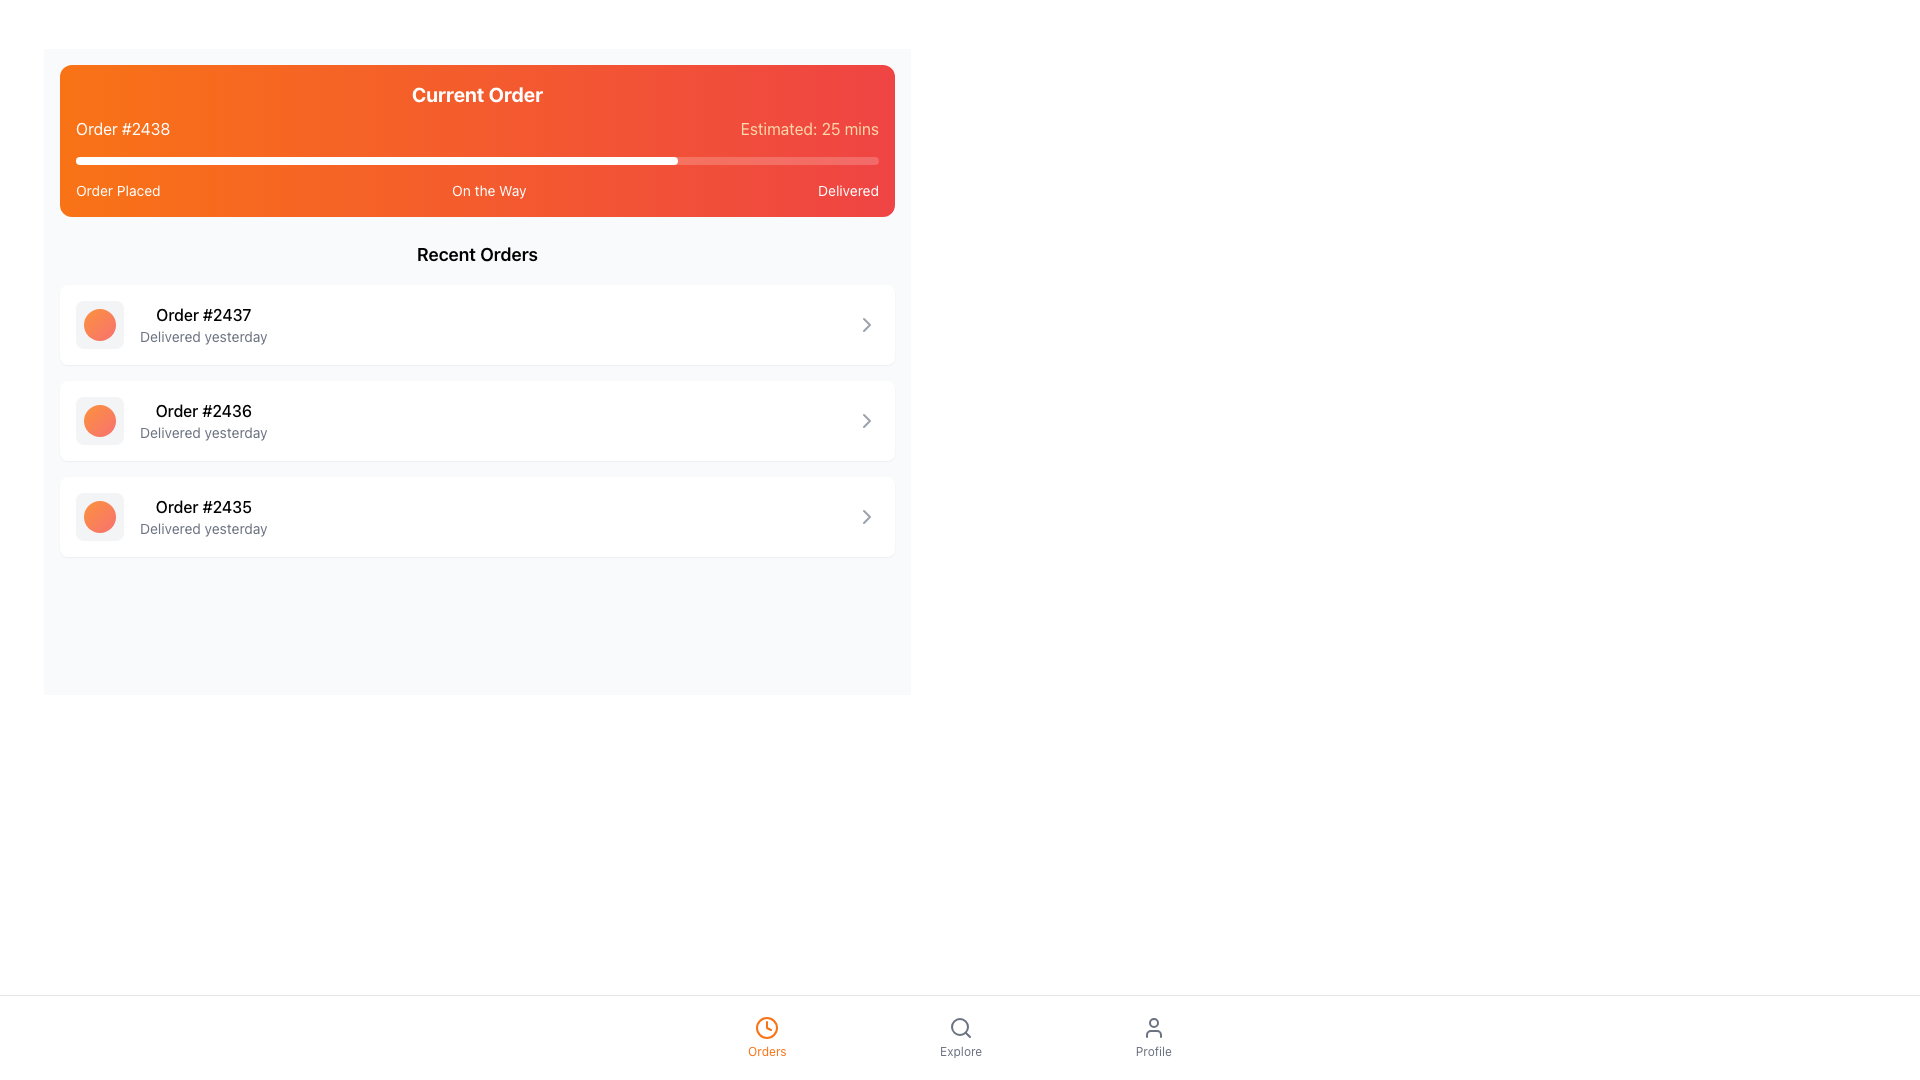 The image size is (1920, 1080). I want to click on the middle entry in the 'Recent Orders' section, so click(171, 419).